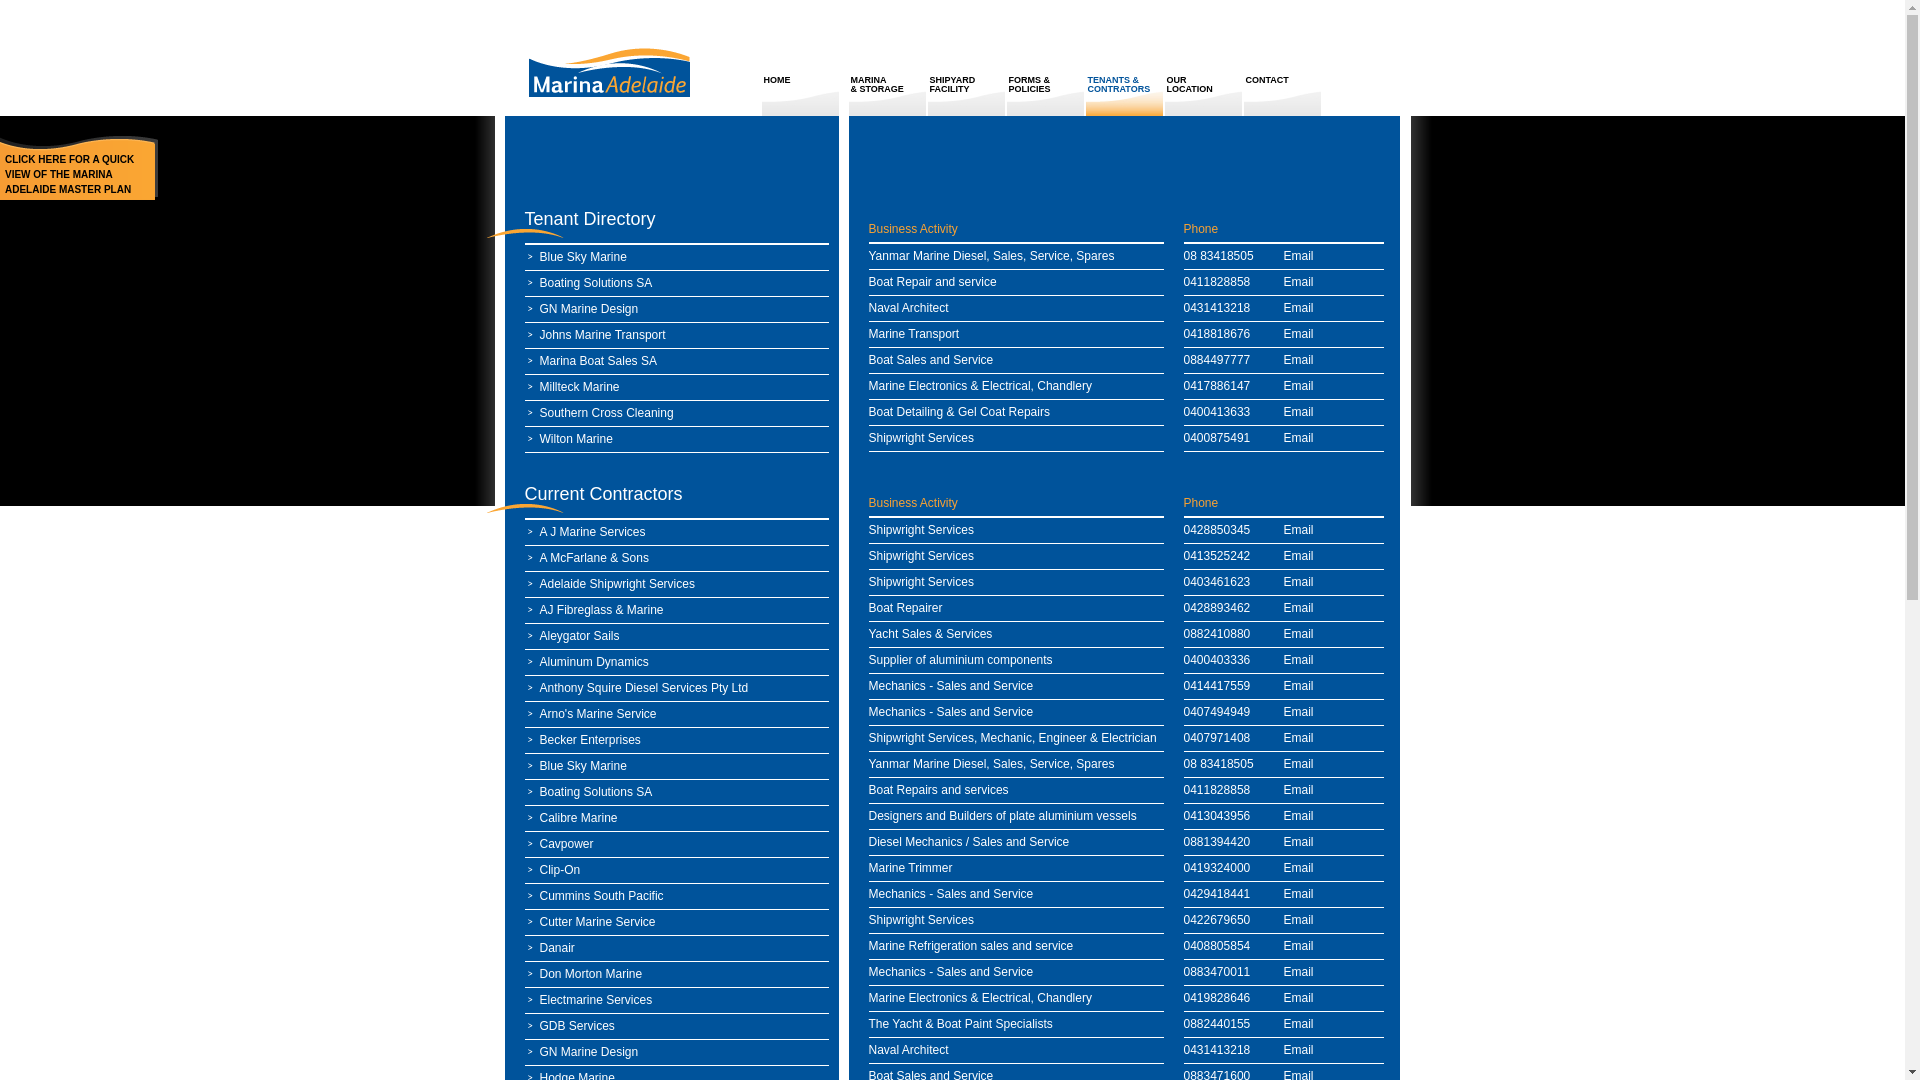  Describe the element at coordinates (1283, 281) in the screenshot. I see `'Email'` at that location.